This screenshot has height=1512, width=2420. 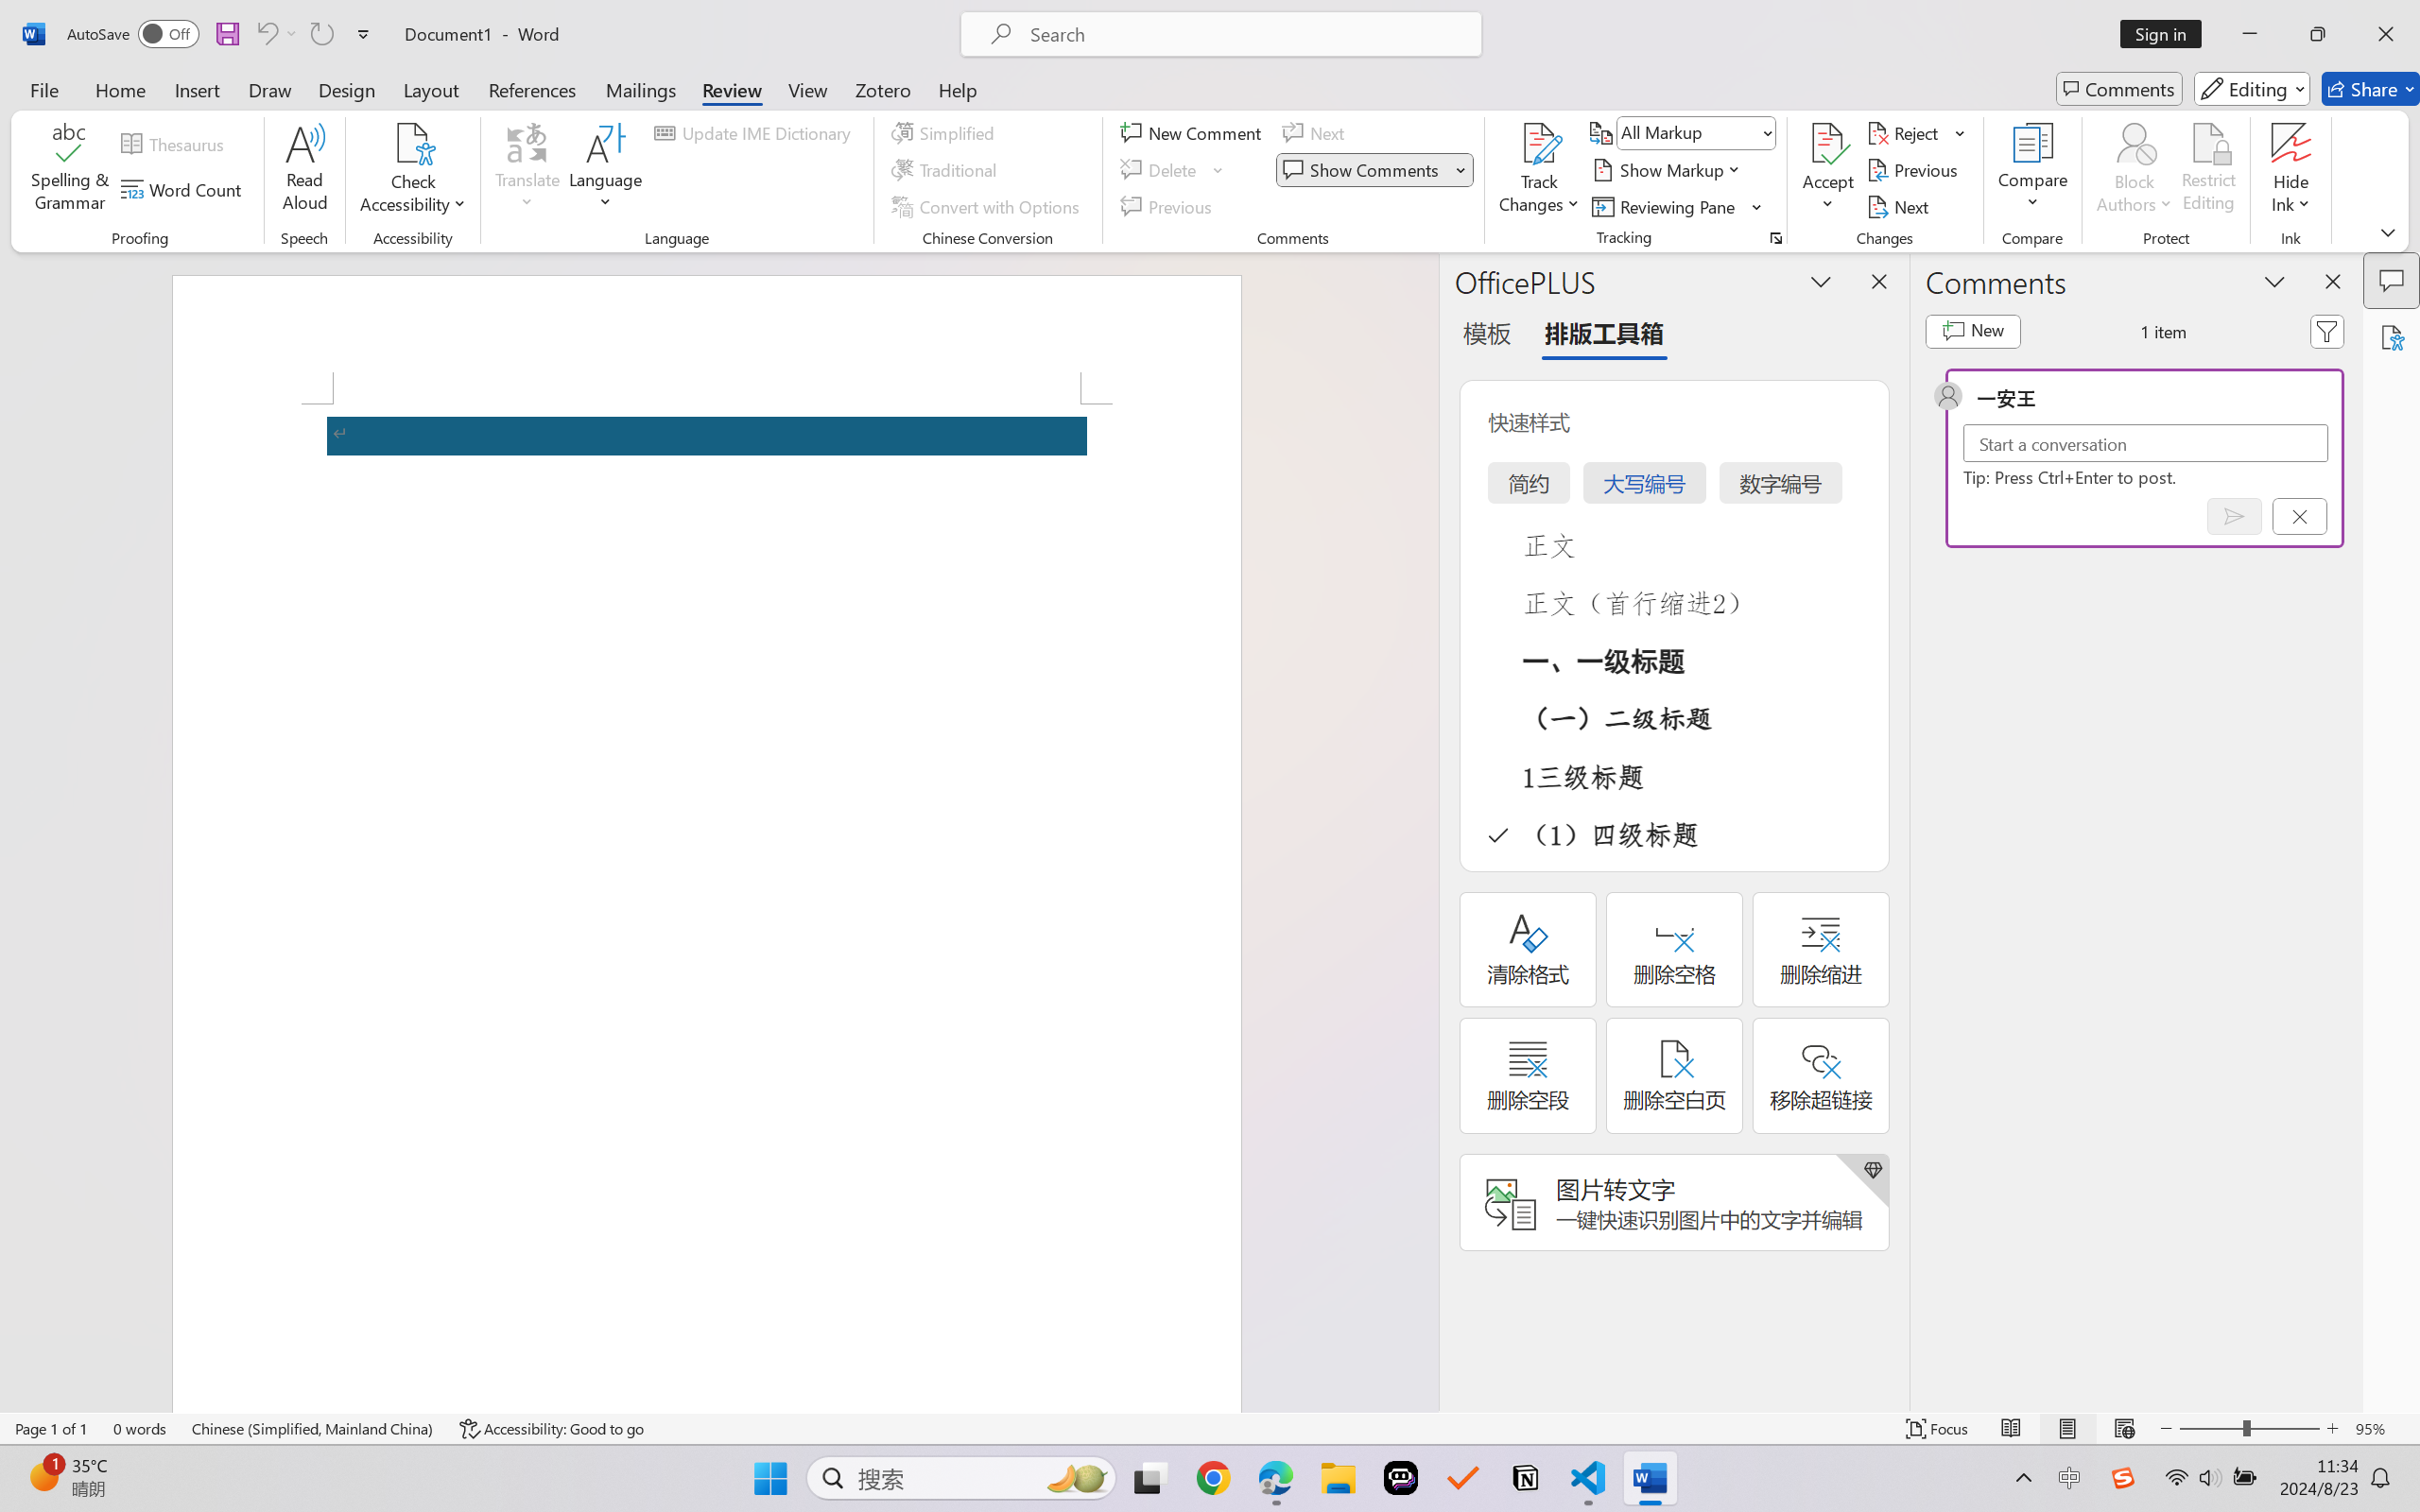 What do you see at coordinates (1695, 131) in the screenshot?
I see `'Display for Review'` at bounding box center [1695, 131].